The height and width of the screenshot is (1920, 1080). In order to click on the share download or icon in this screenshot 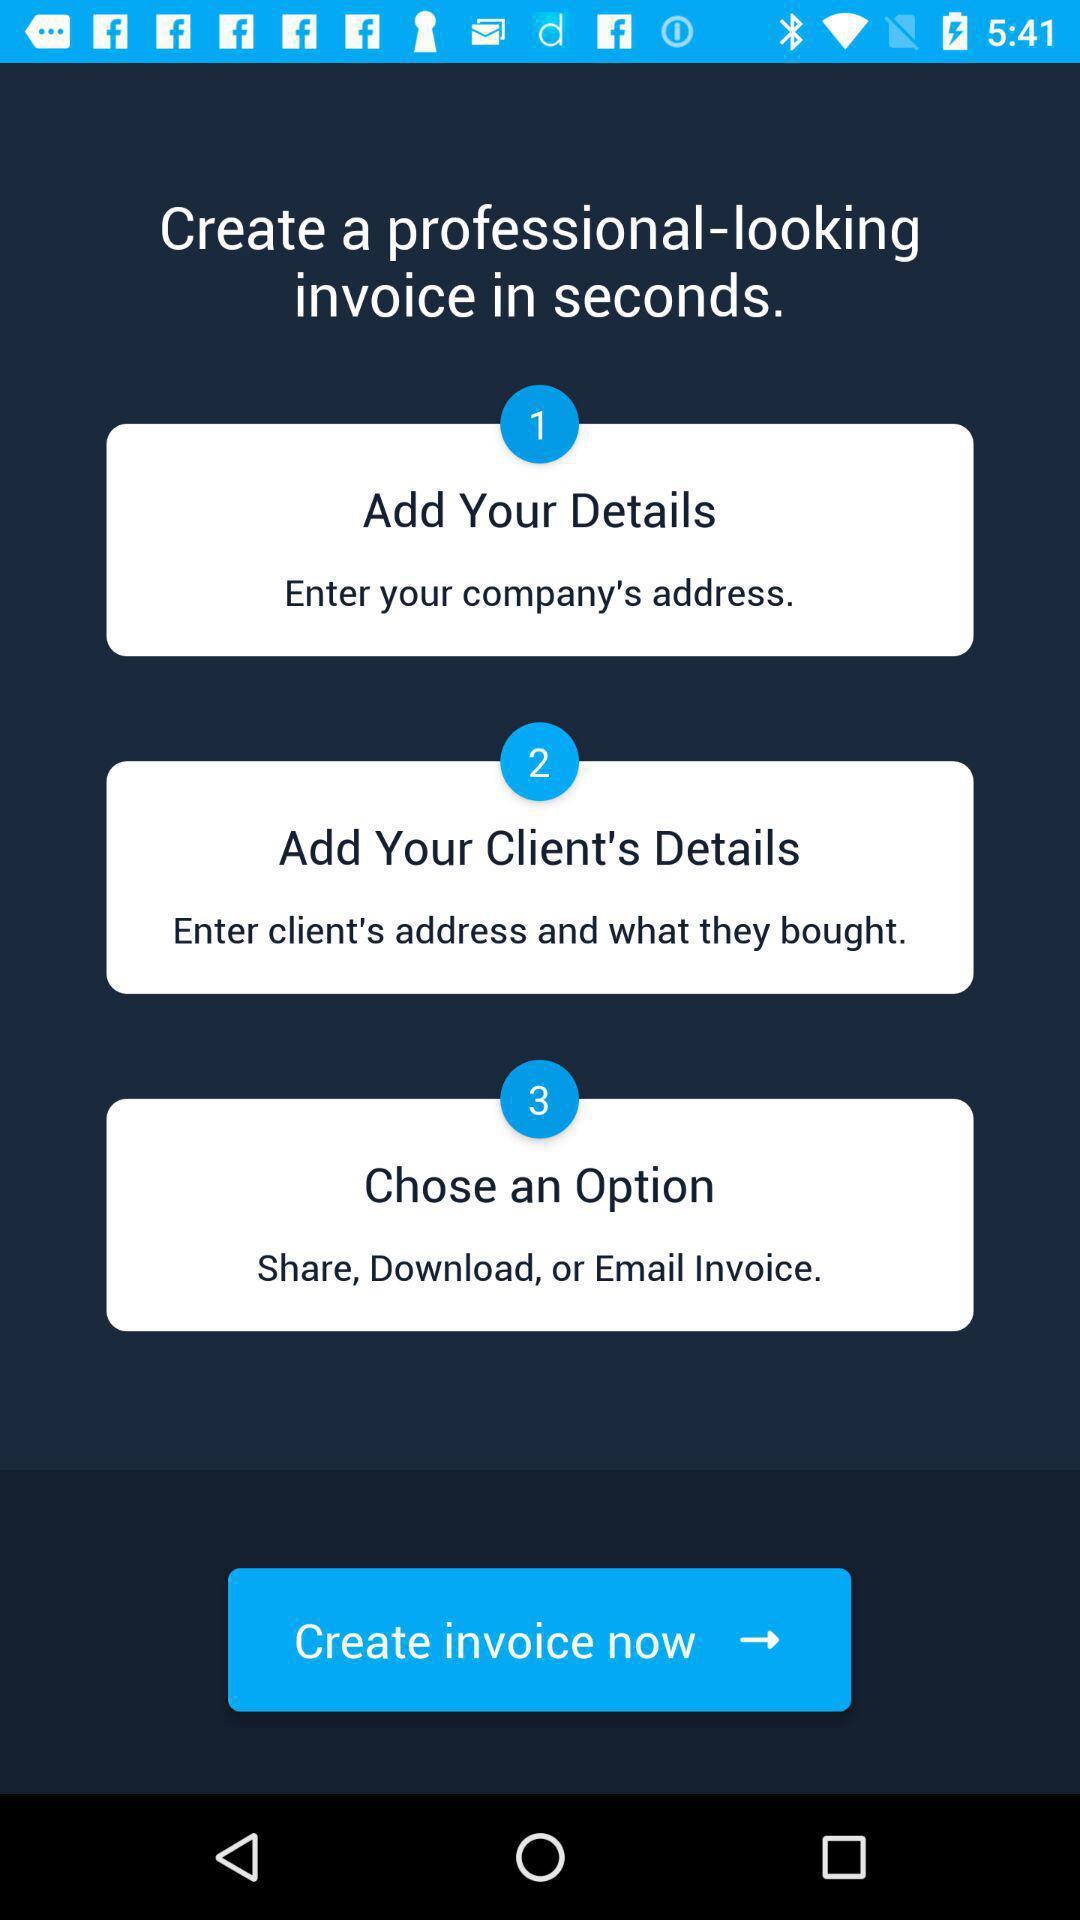, I will do `click(538, 1286)`.